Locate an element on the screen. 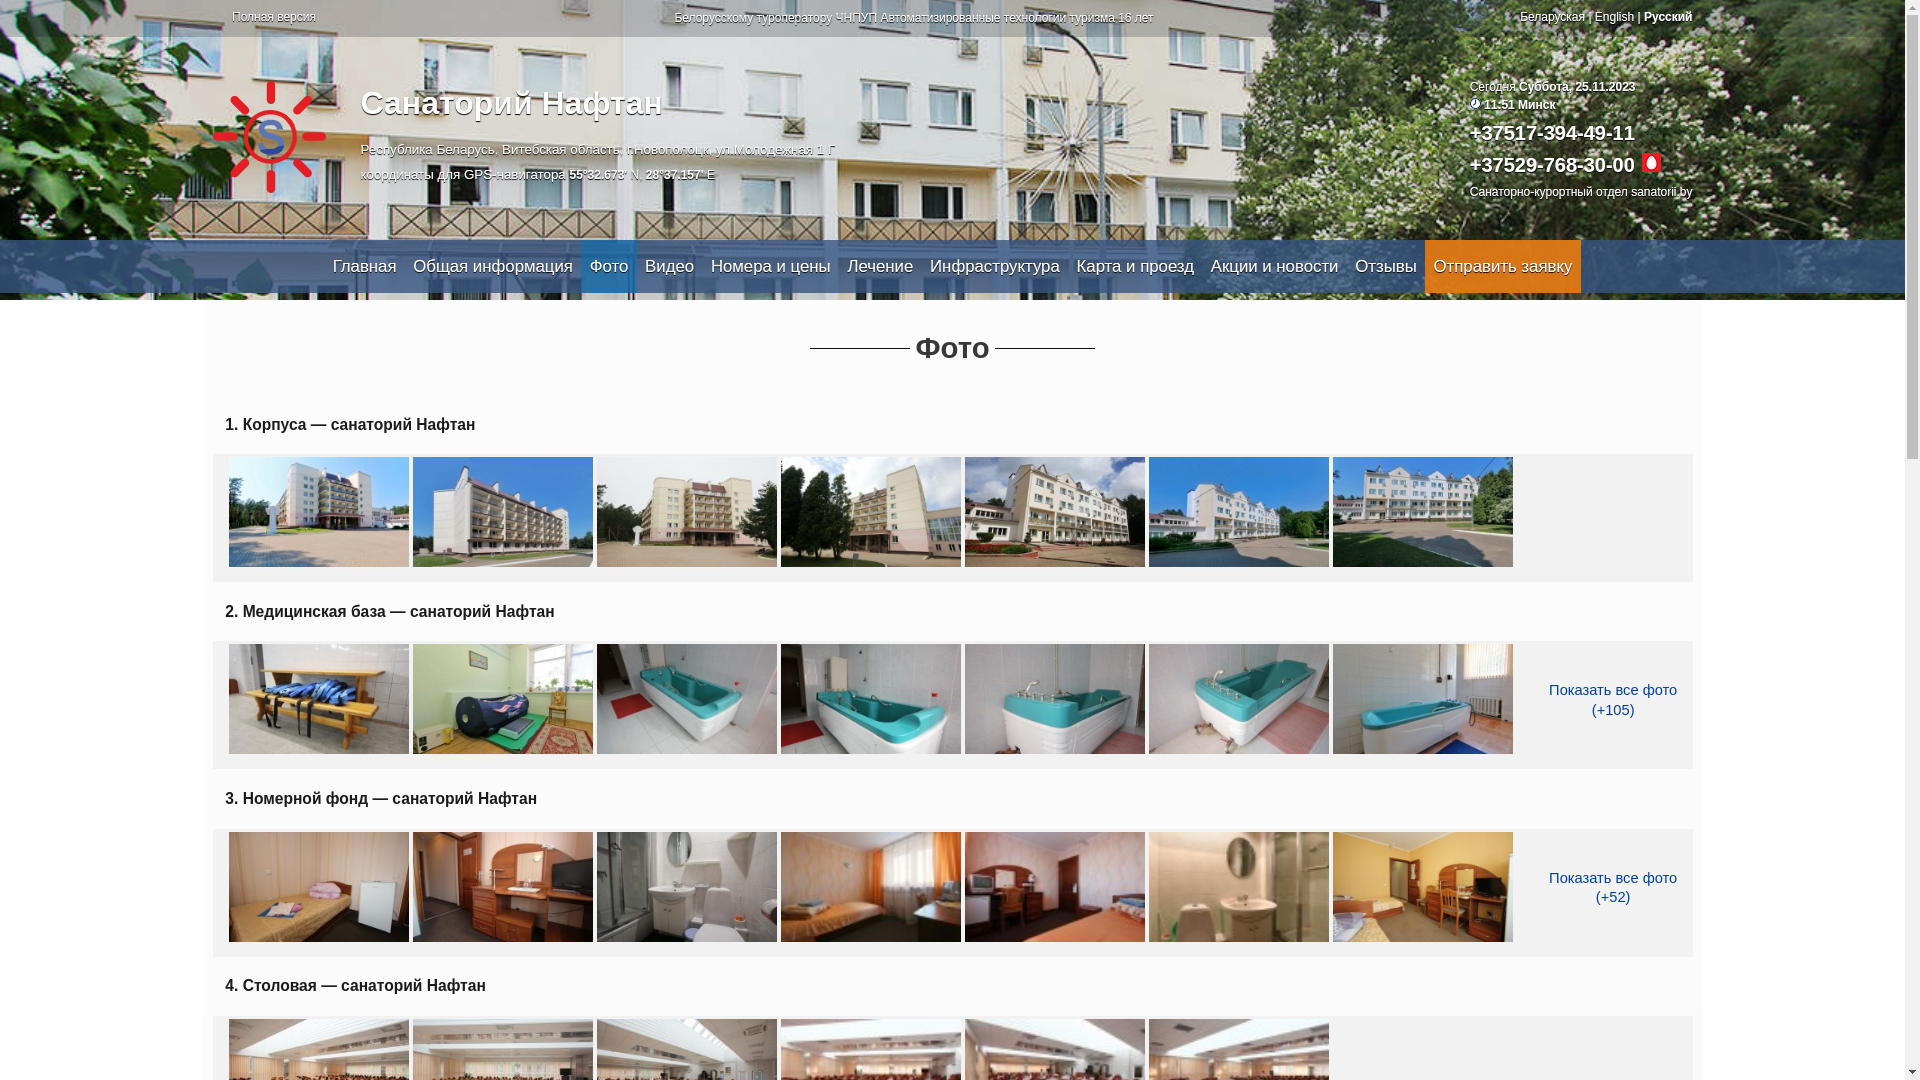 Image resolution: width=1920 pixels, height=1080 pixels. '+37529-768-30-00' is located at coordinates (1551, 164).